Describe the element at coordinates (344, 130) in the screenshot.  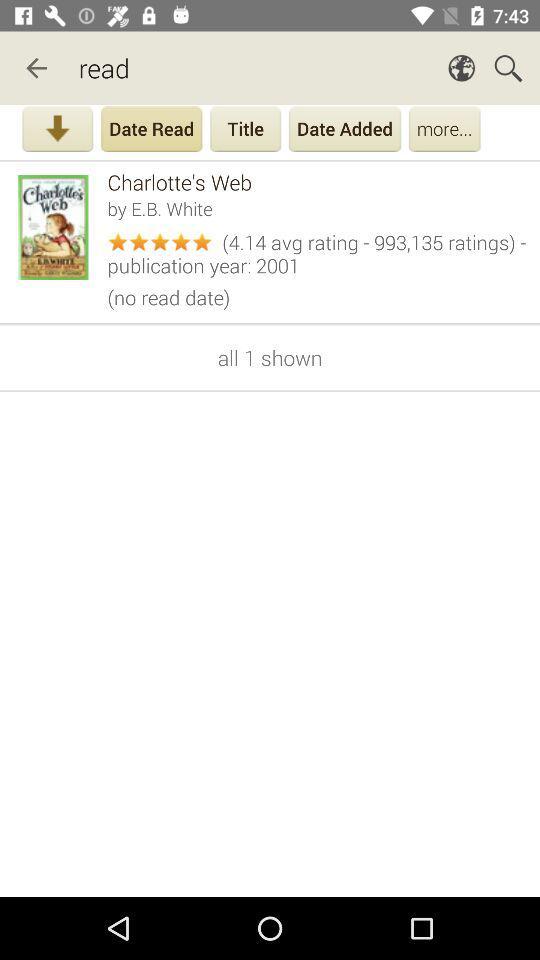
I see `date added item` at that location.